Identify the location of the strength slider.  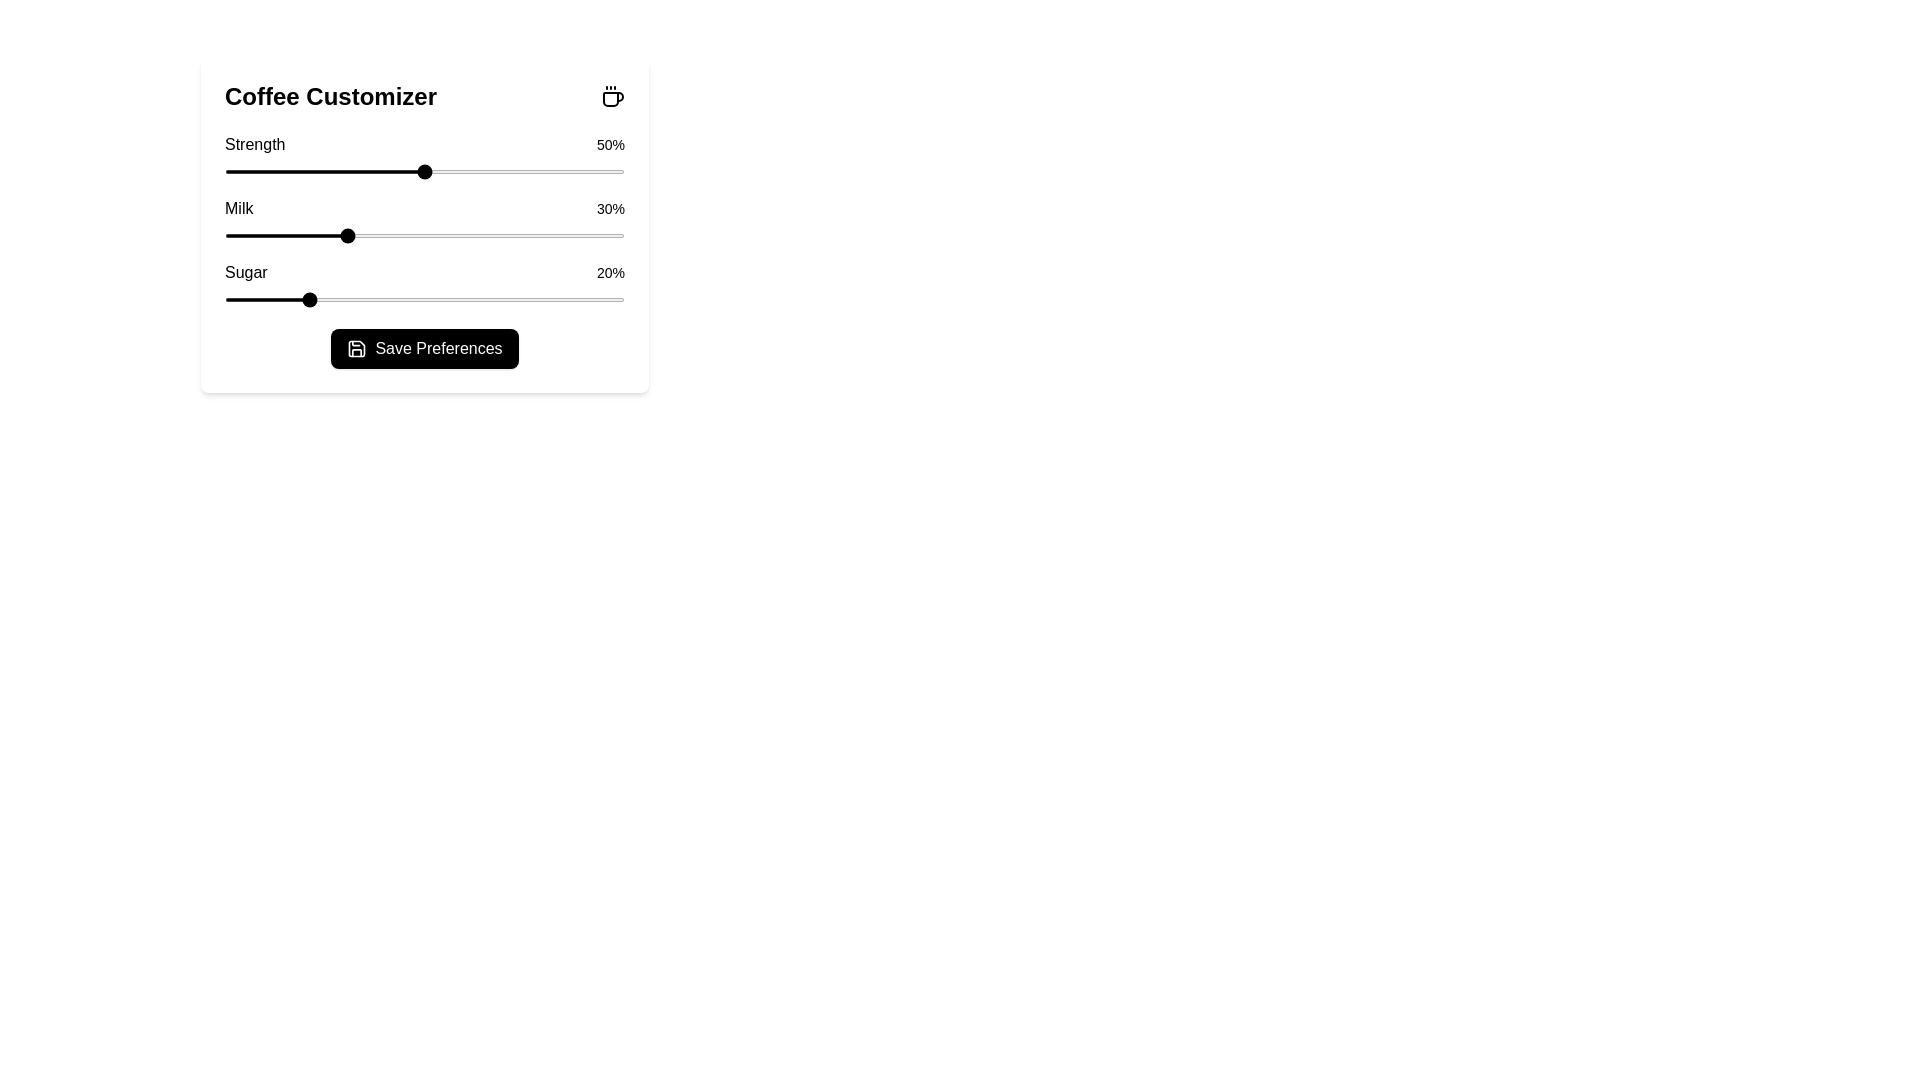
(360, 171).